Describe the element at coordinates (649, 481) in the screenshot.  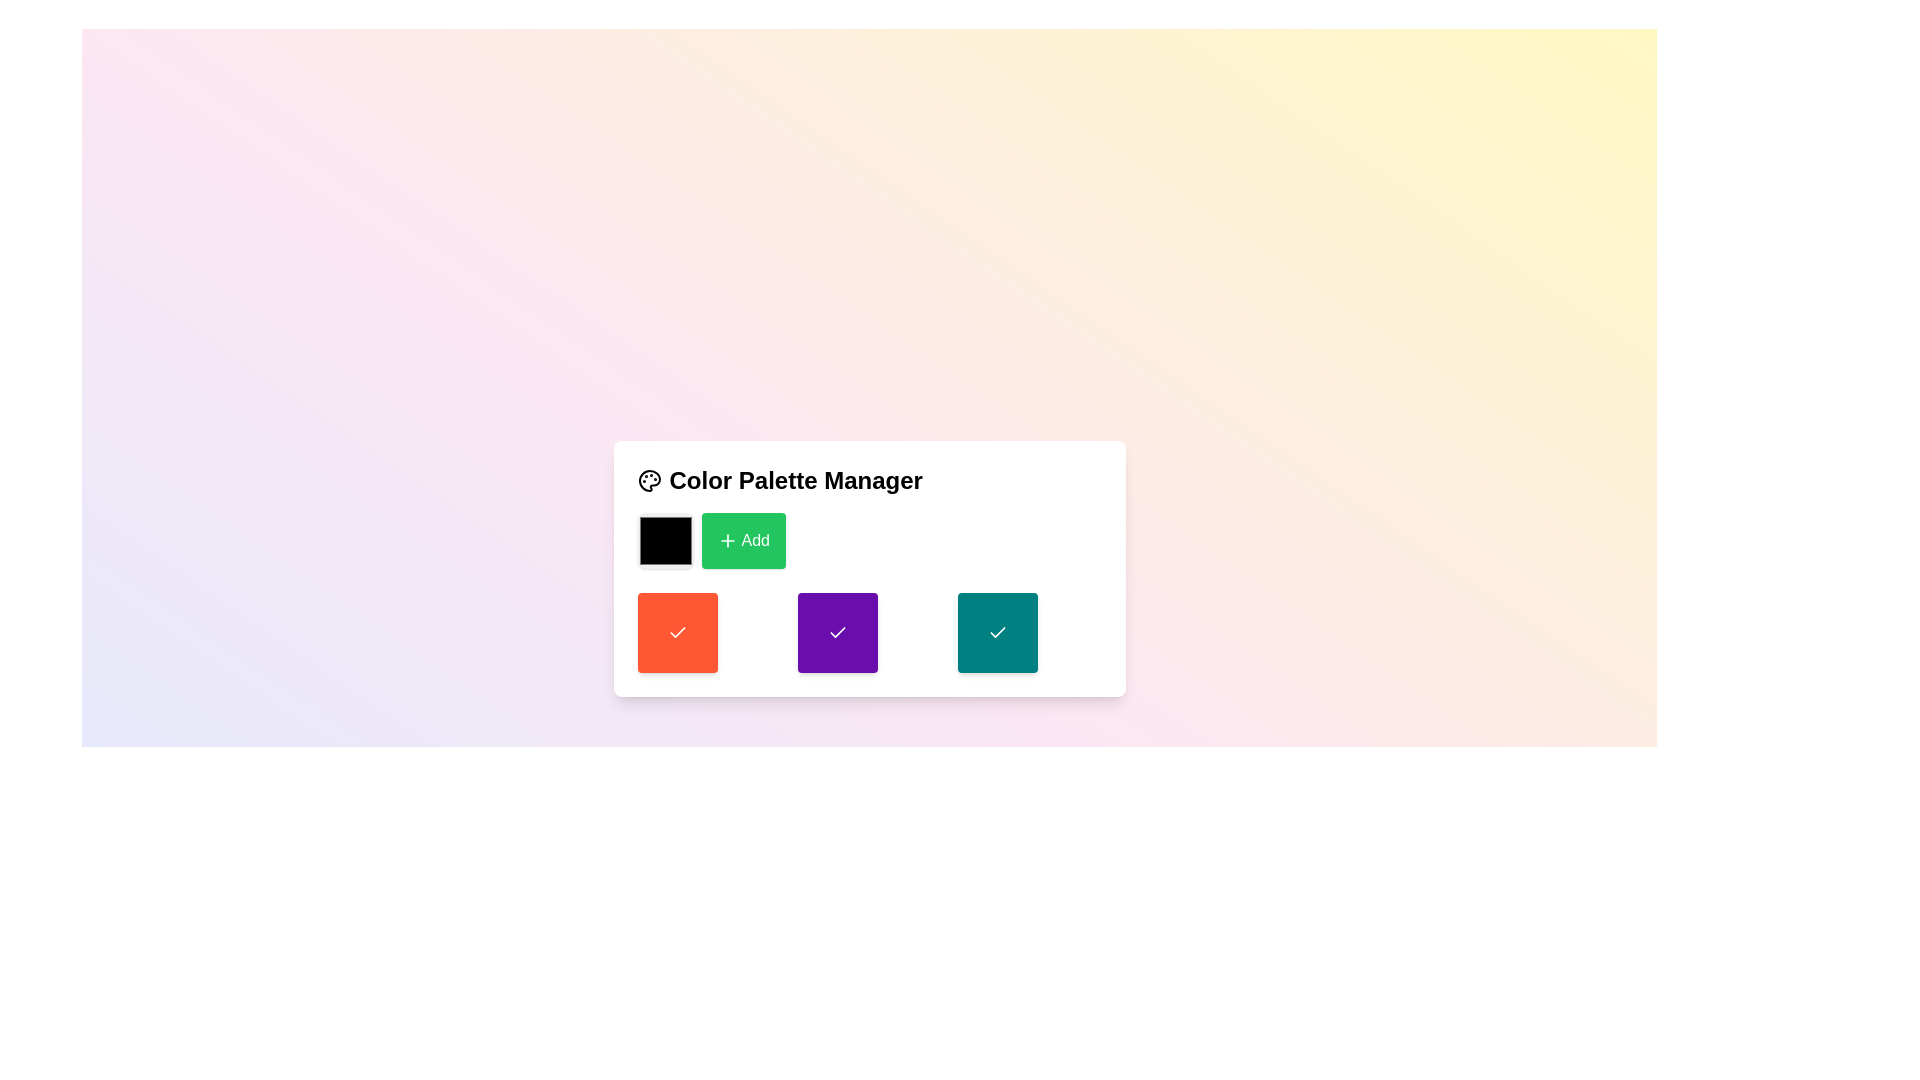
I see `the color palette management icon located in the title section of the 'Color Palette Manager' panel` at that location.